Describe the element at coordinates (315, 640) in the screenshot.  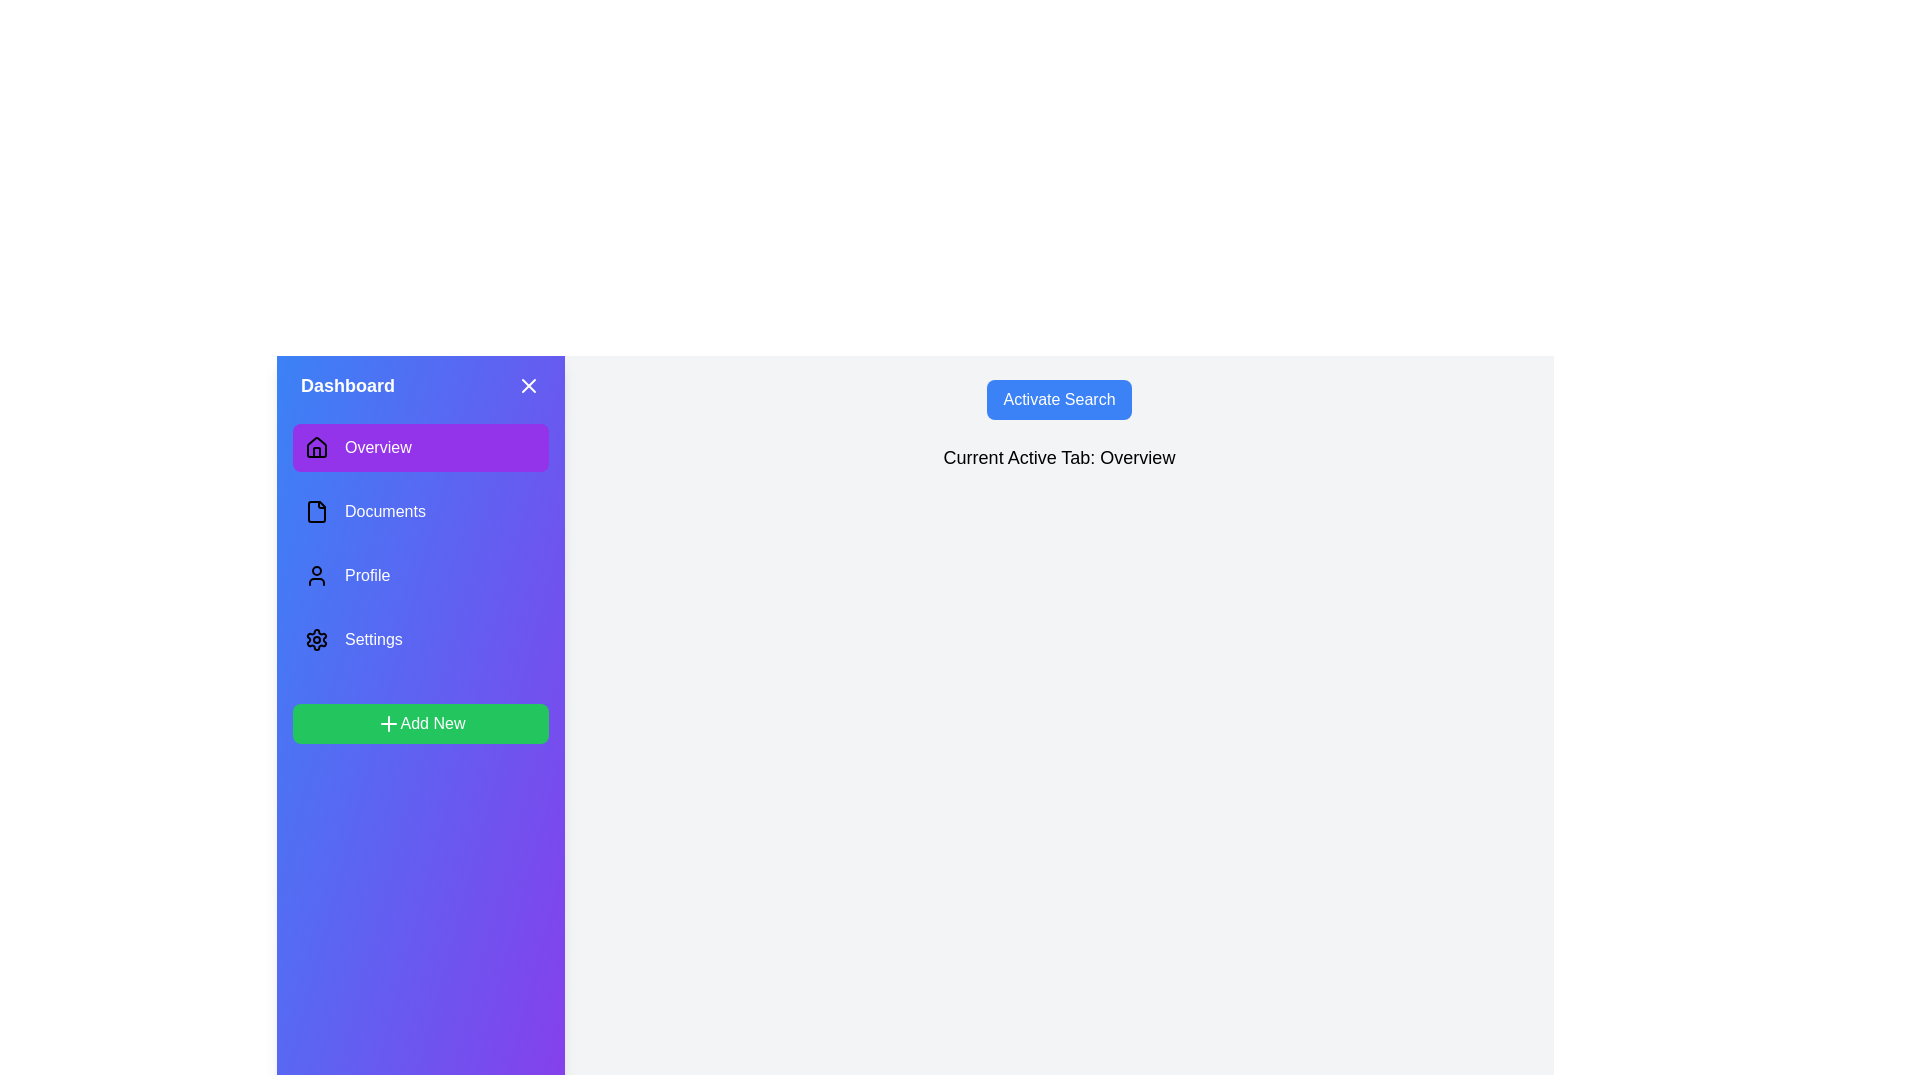
I see `the gear-like icon representing settings, located in the left-hand blue menu pane, fourth in the vertical stack beneath the 'Profile' item` at that location.